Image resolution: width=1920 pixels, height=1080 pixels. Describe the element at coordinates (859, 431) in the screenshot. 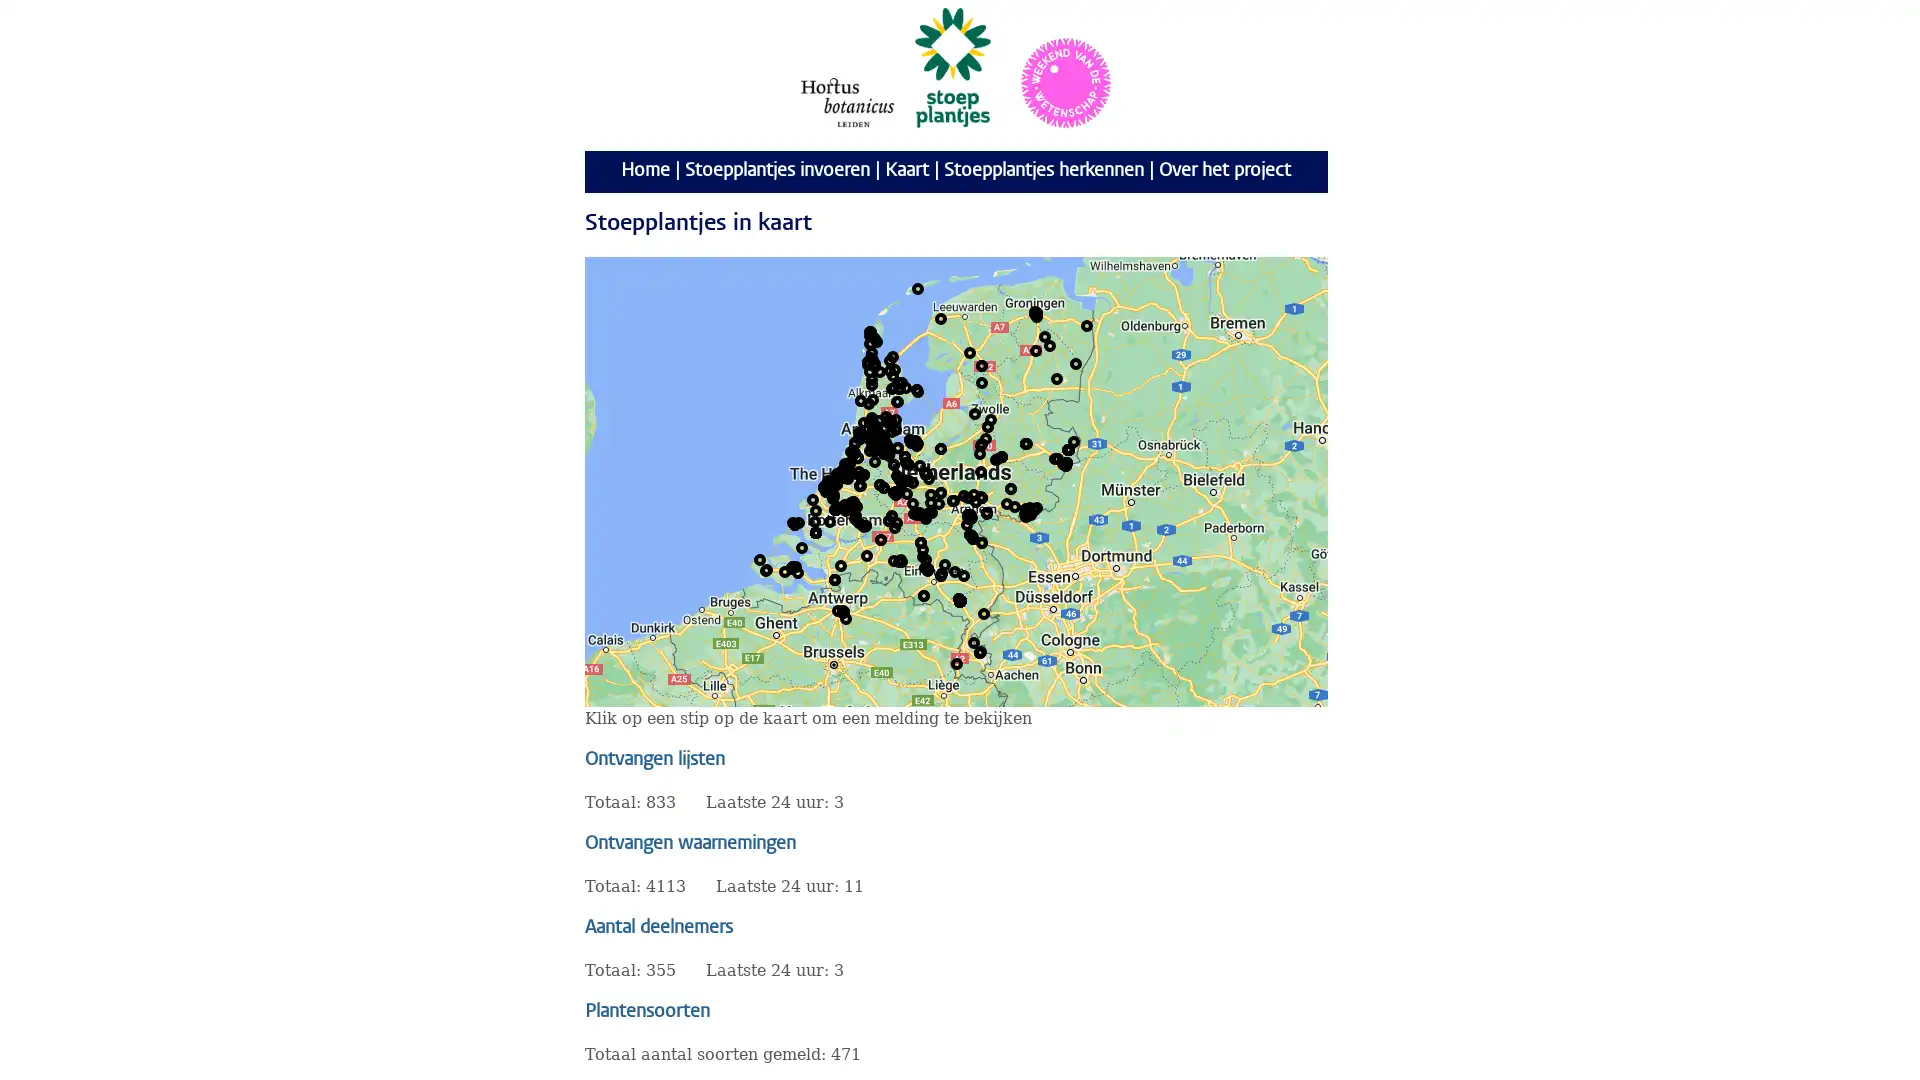

I see `Telling van op 28 maart 2022` at that location.